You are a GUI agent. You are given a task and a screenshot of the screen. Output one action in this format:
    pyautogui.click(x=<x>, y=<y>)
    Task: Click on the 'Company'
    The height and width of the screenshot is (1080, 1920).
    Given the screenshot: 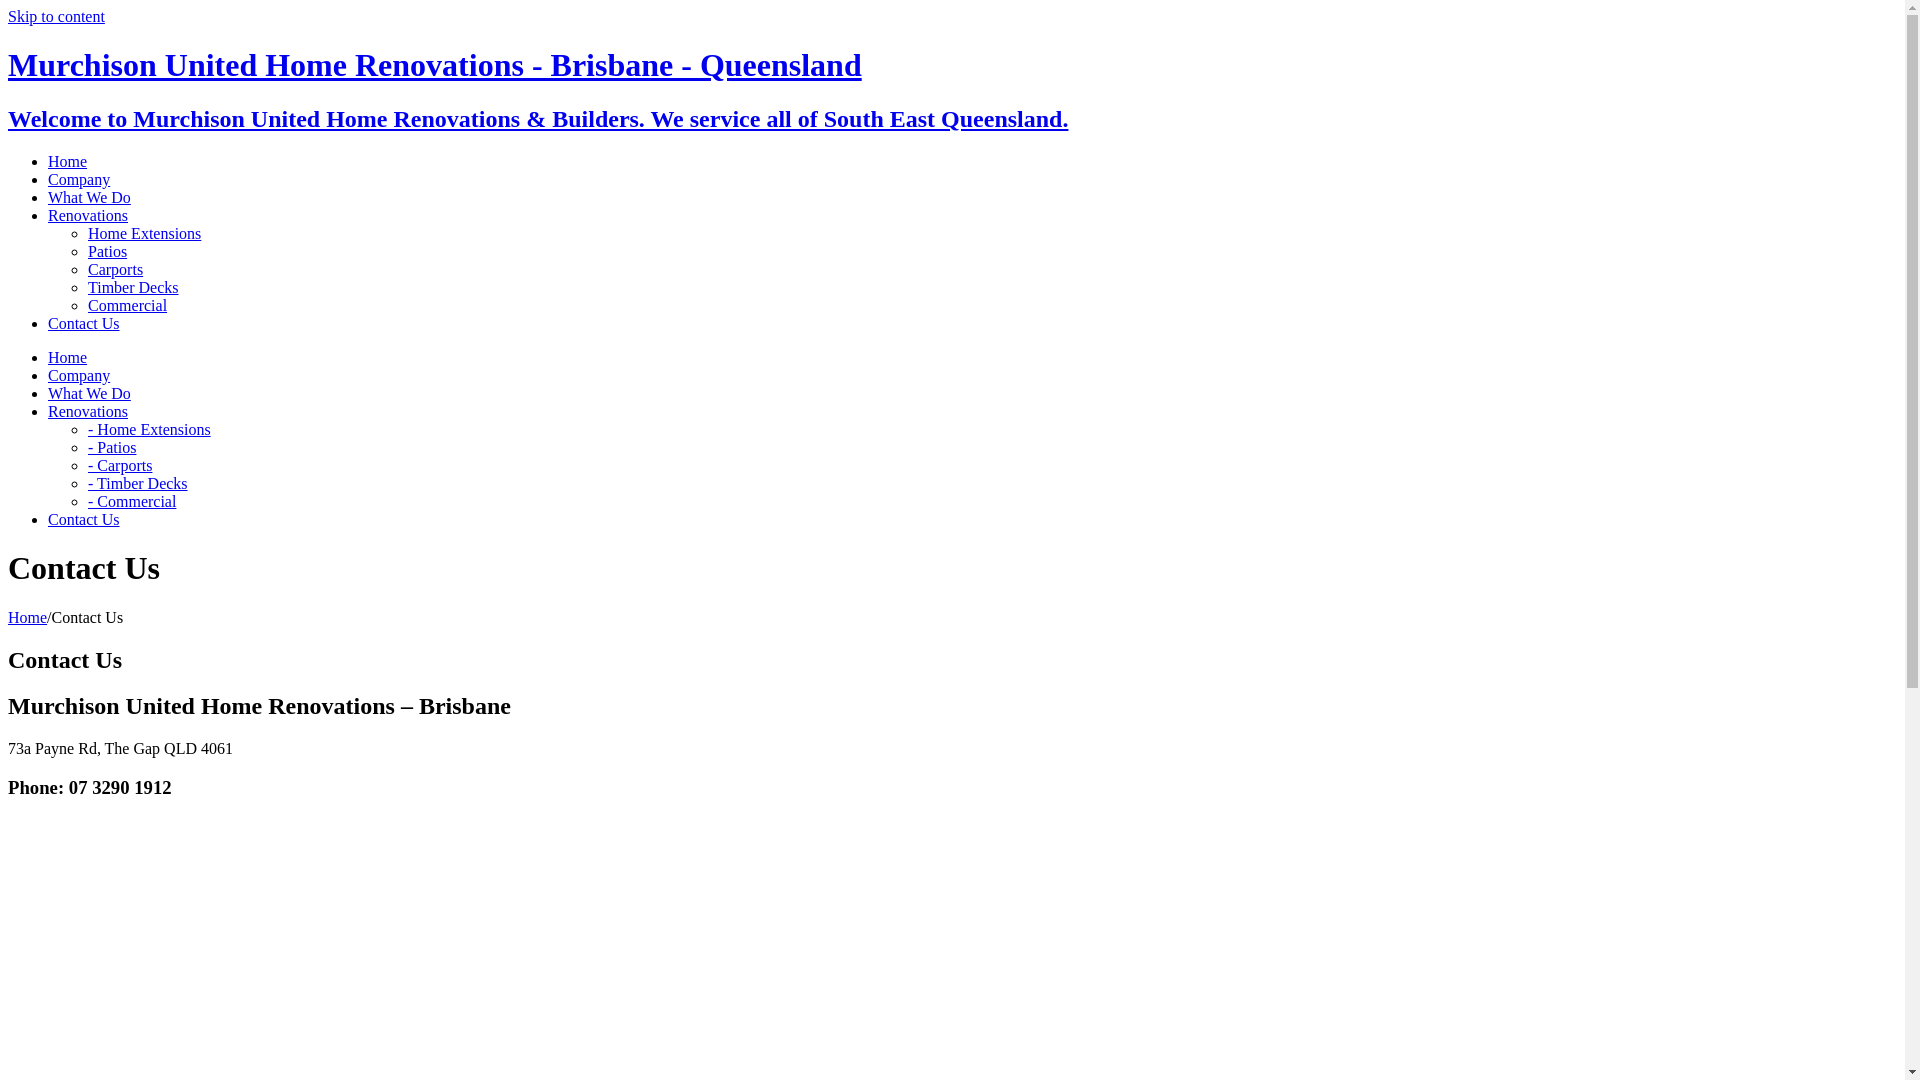 What is the action you would take?
    pyautogui.click(x=48, y=178)
    